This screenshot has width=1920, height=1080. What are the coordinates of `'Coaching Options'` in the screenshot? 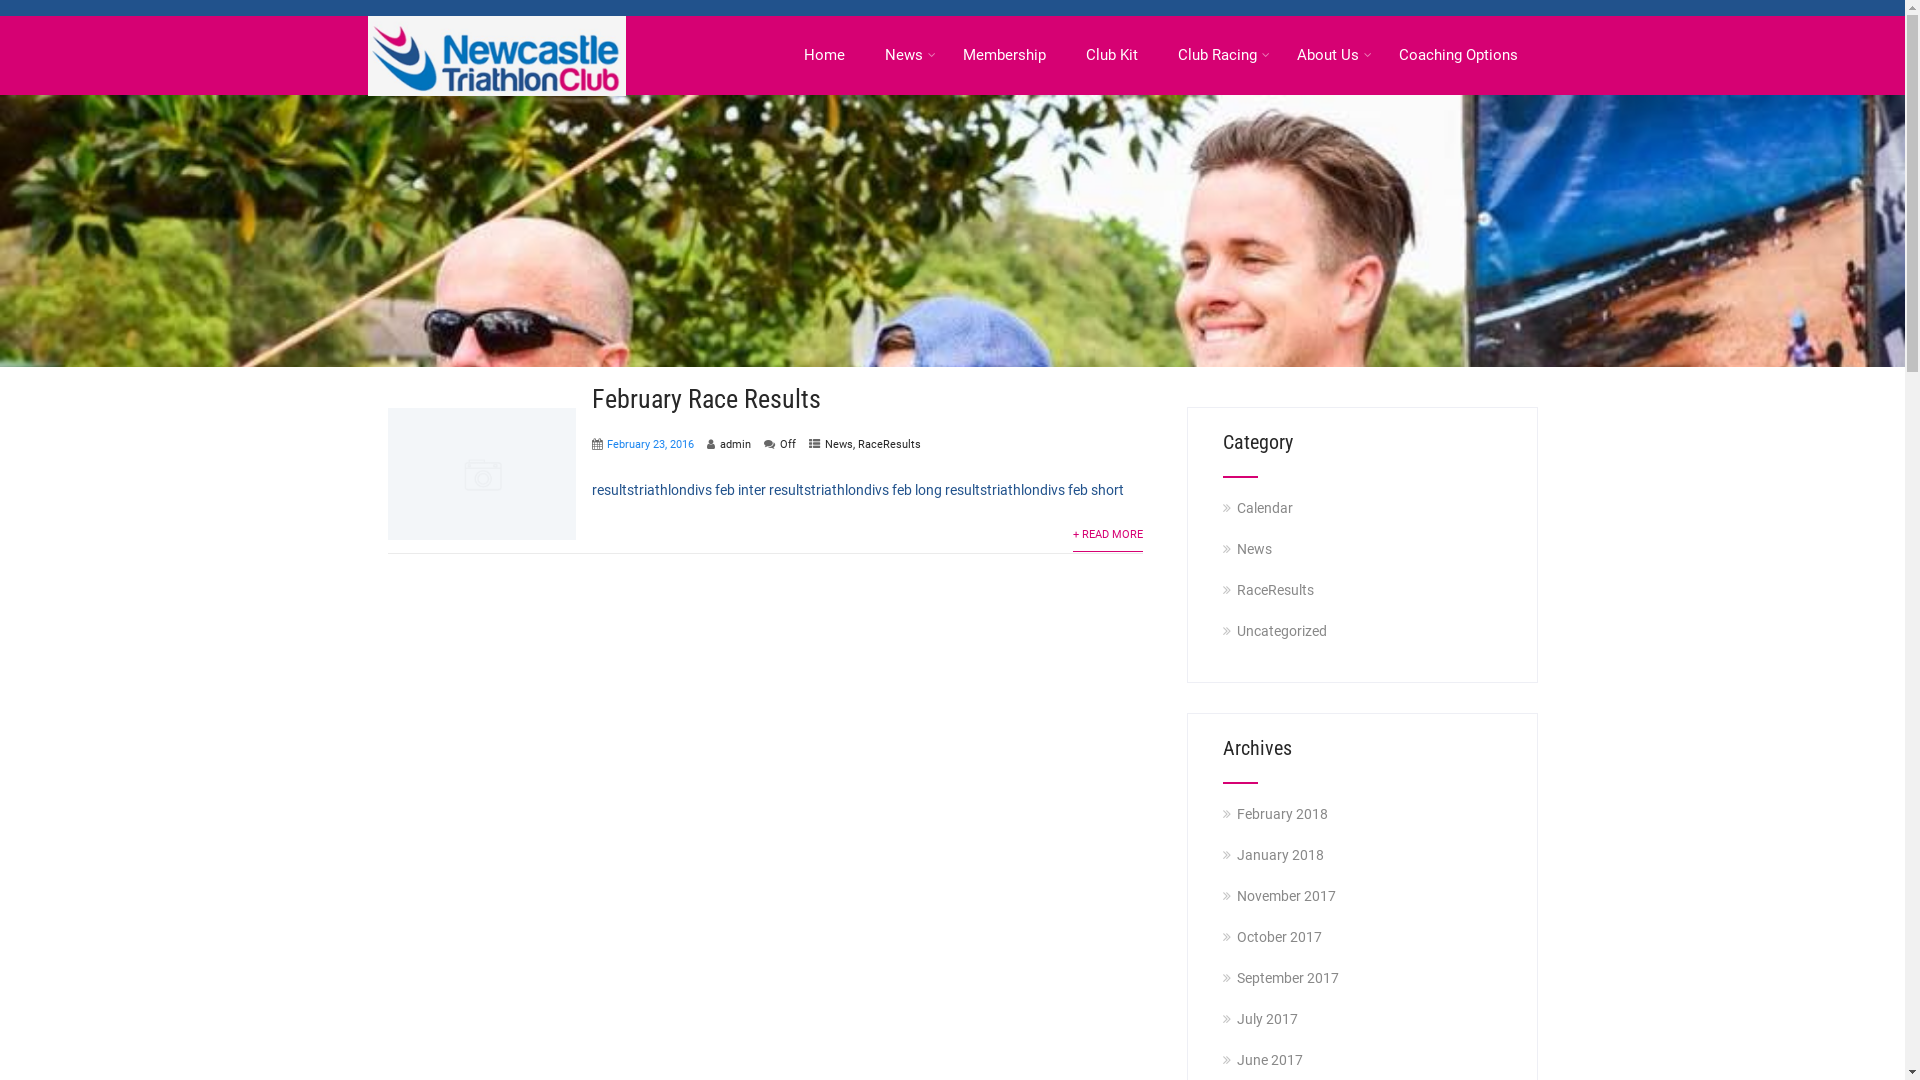 It's located at (1457, 54).